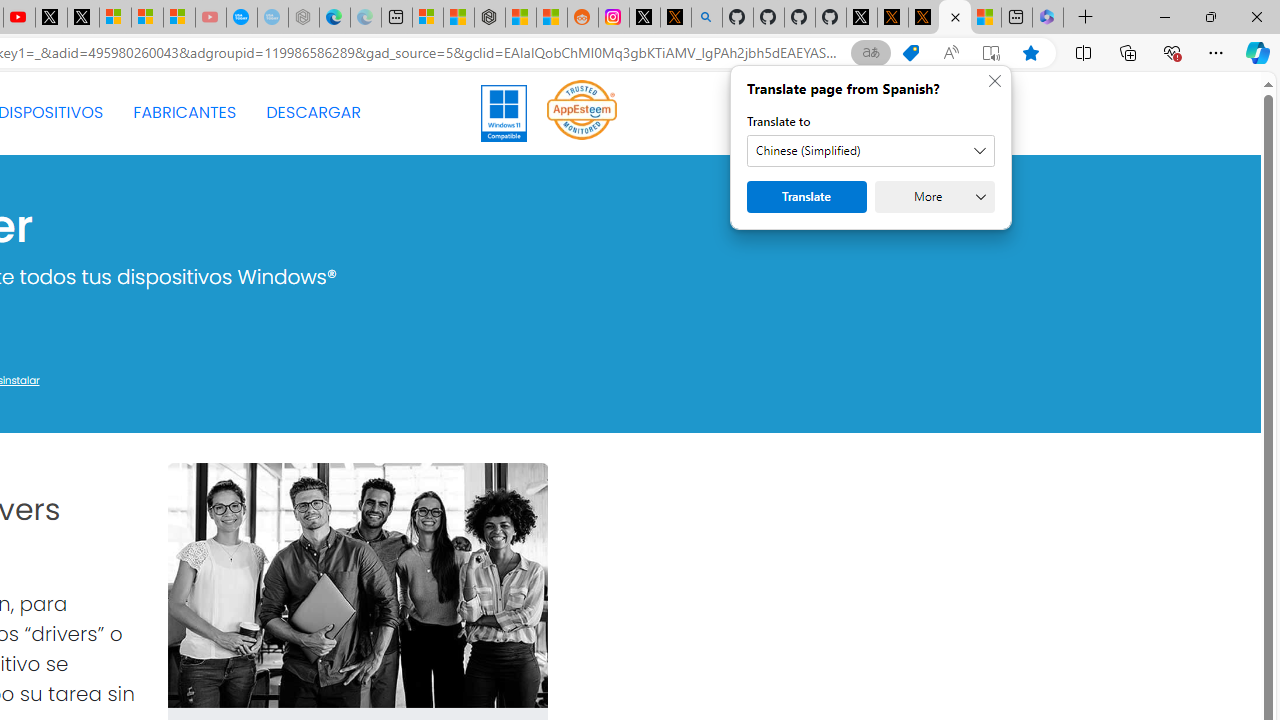 This screenshot has height=720, width=1280. Describe the element at coordinates (1047, 17) in the screenshot. I see `'Login | Microsoft 365'` at that location.